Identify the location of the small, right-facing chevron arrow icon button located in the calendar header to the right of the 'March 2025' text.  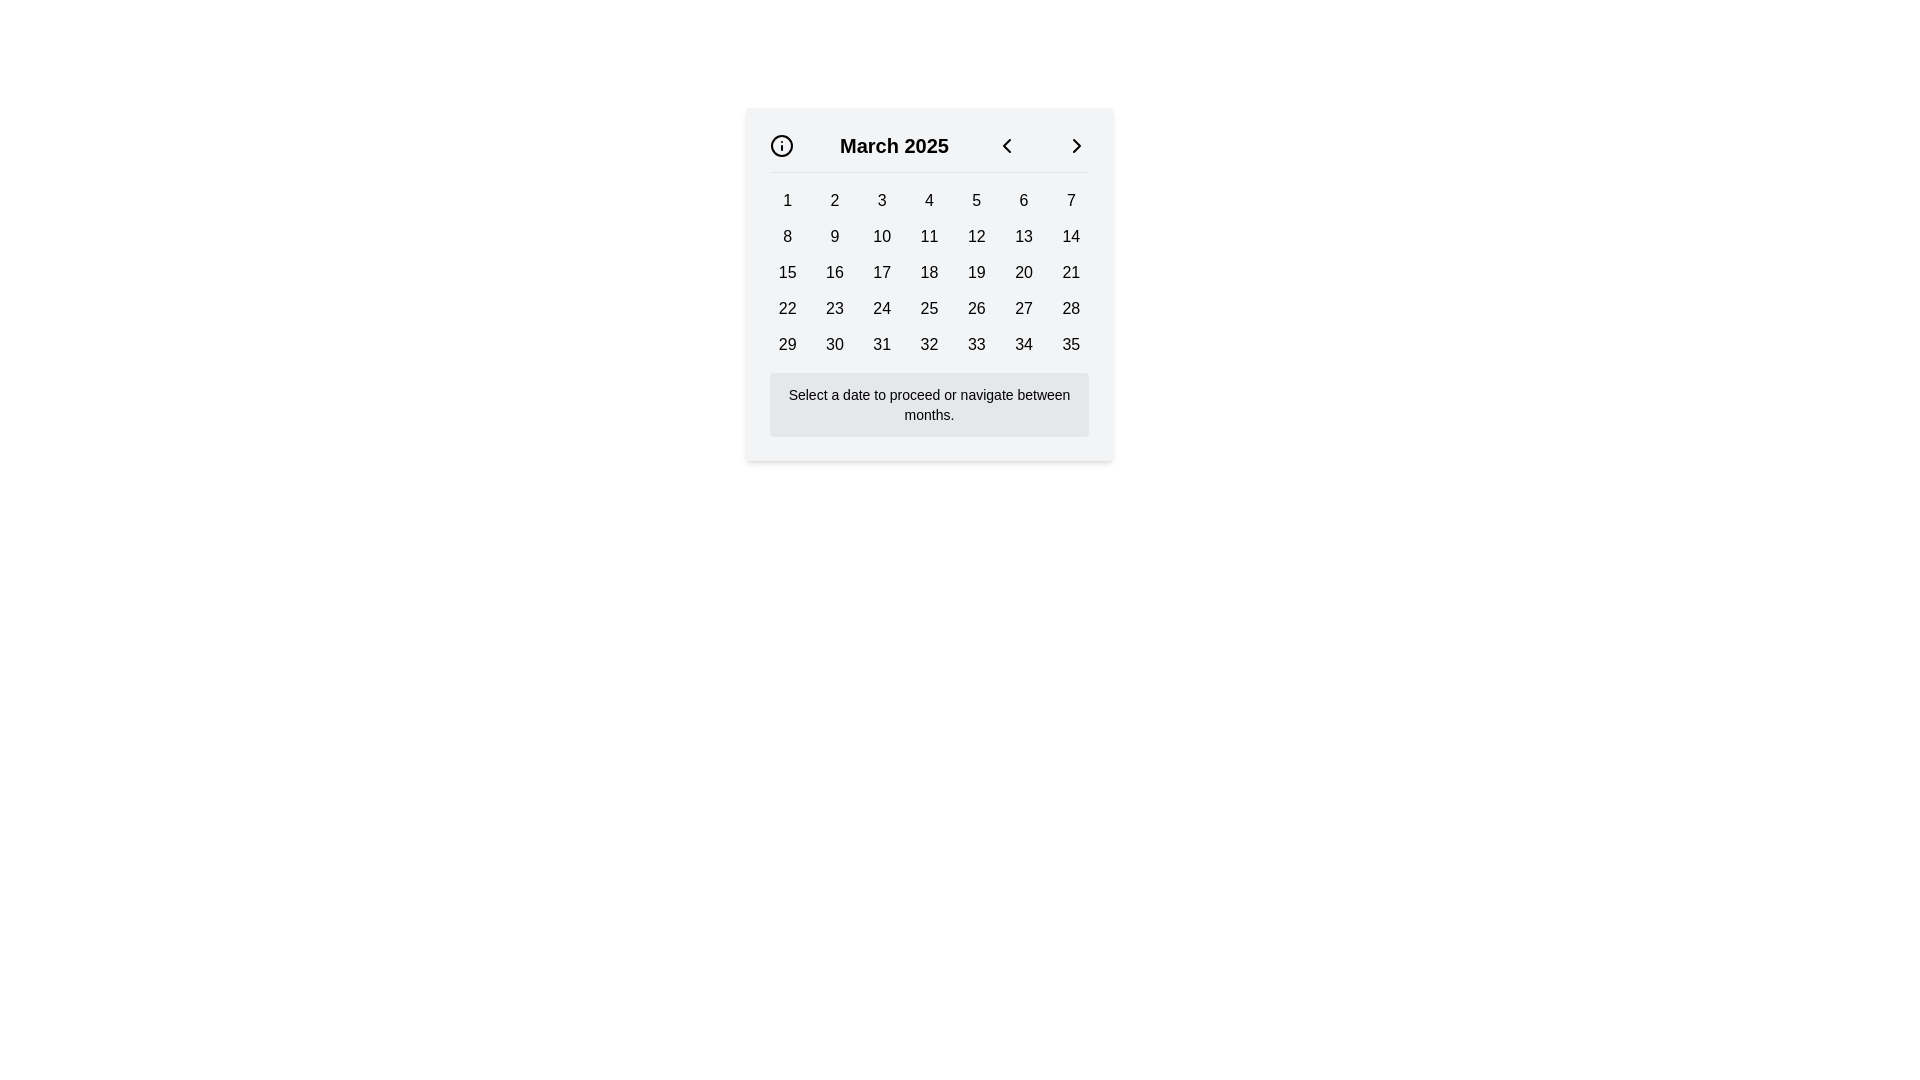
(1075, 145).